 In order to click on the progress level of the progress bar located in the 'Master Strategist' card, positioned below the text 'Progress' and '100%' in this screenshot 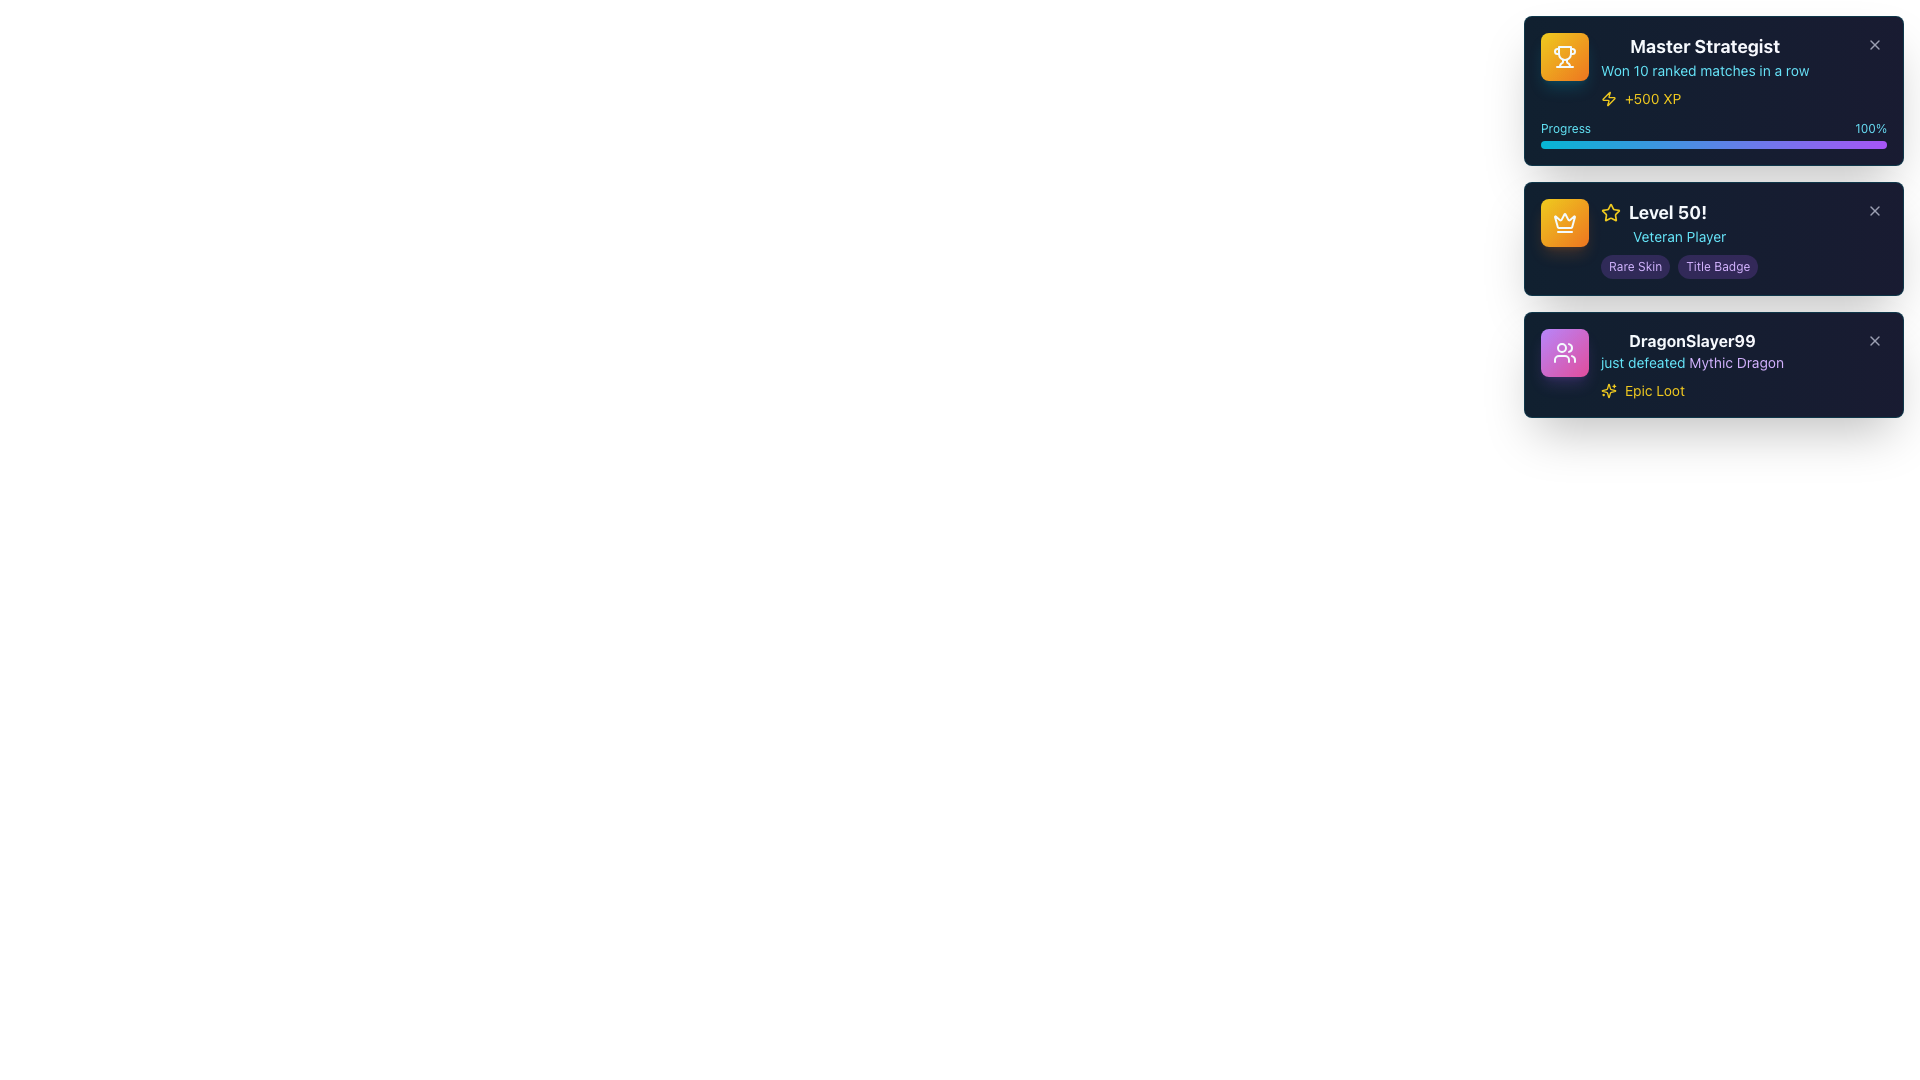, I will do `click(1712, 144)`.